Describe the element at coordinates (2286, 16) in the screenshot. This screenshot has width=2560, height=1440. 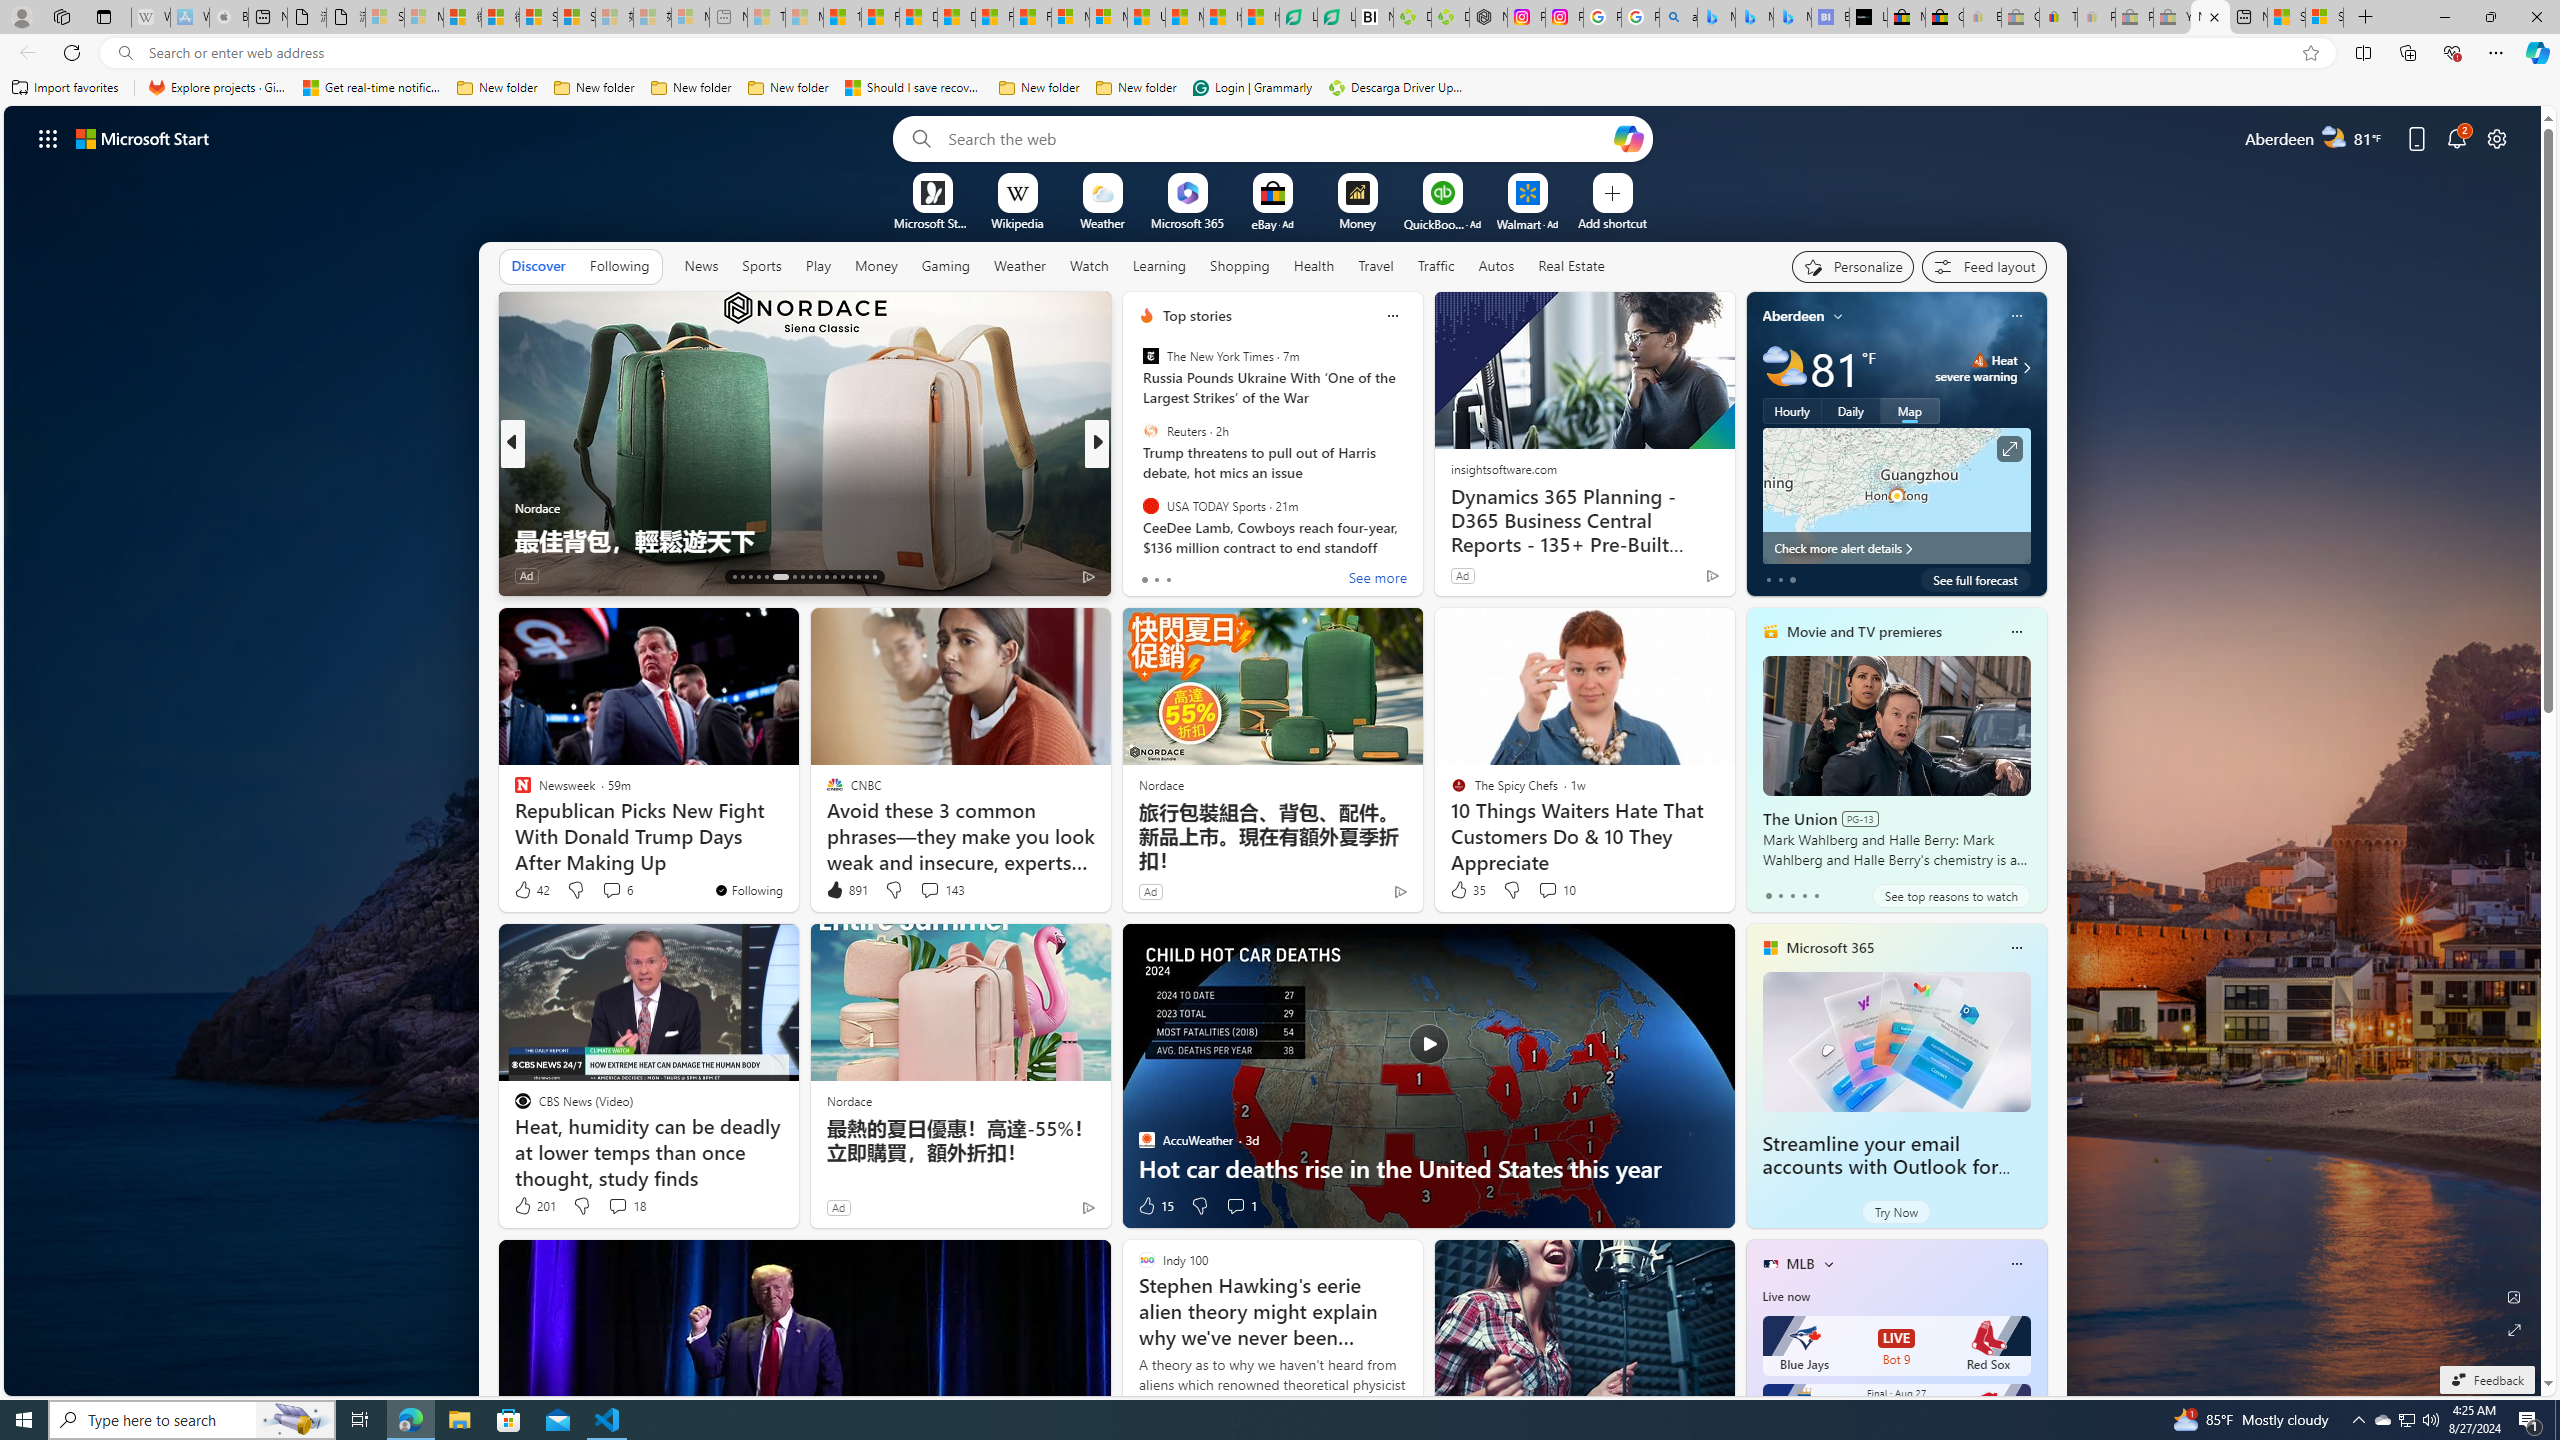
I see `'Shanghai, China hourly forecast | Microsoft Weather'` at that location.